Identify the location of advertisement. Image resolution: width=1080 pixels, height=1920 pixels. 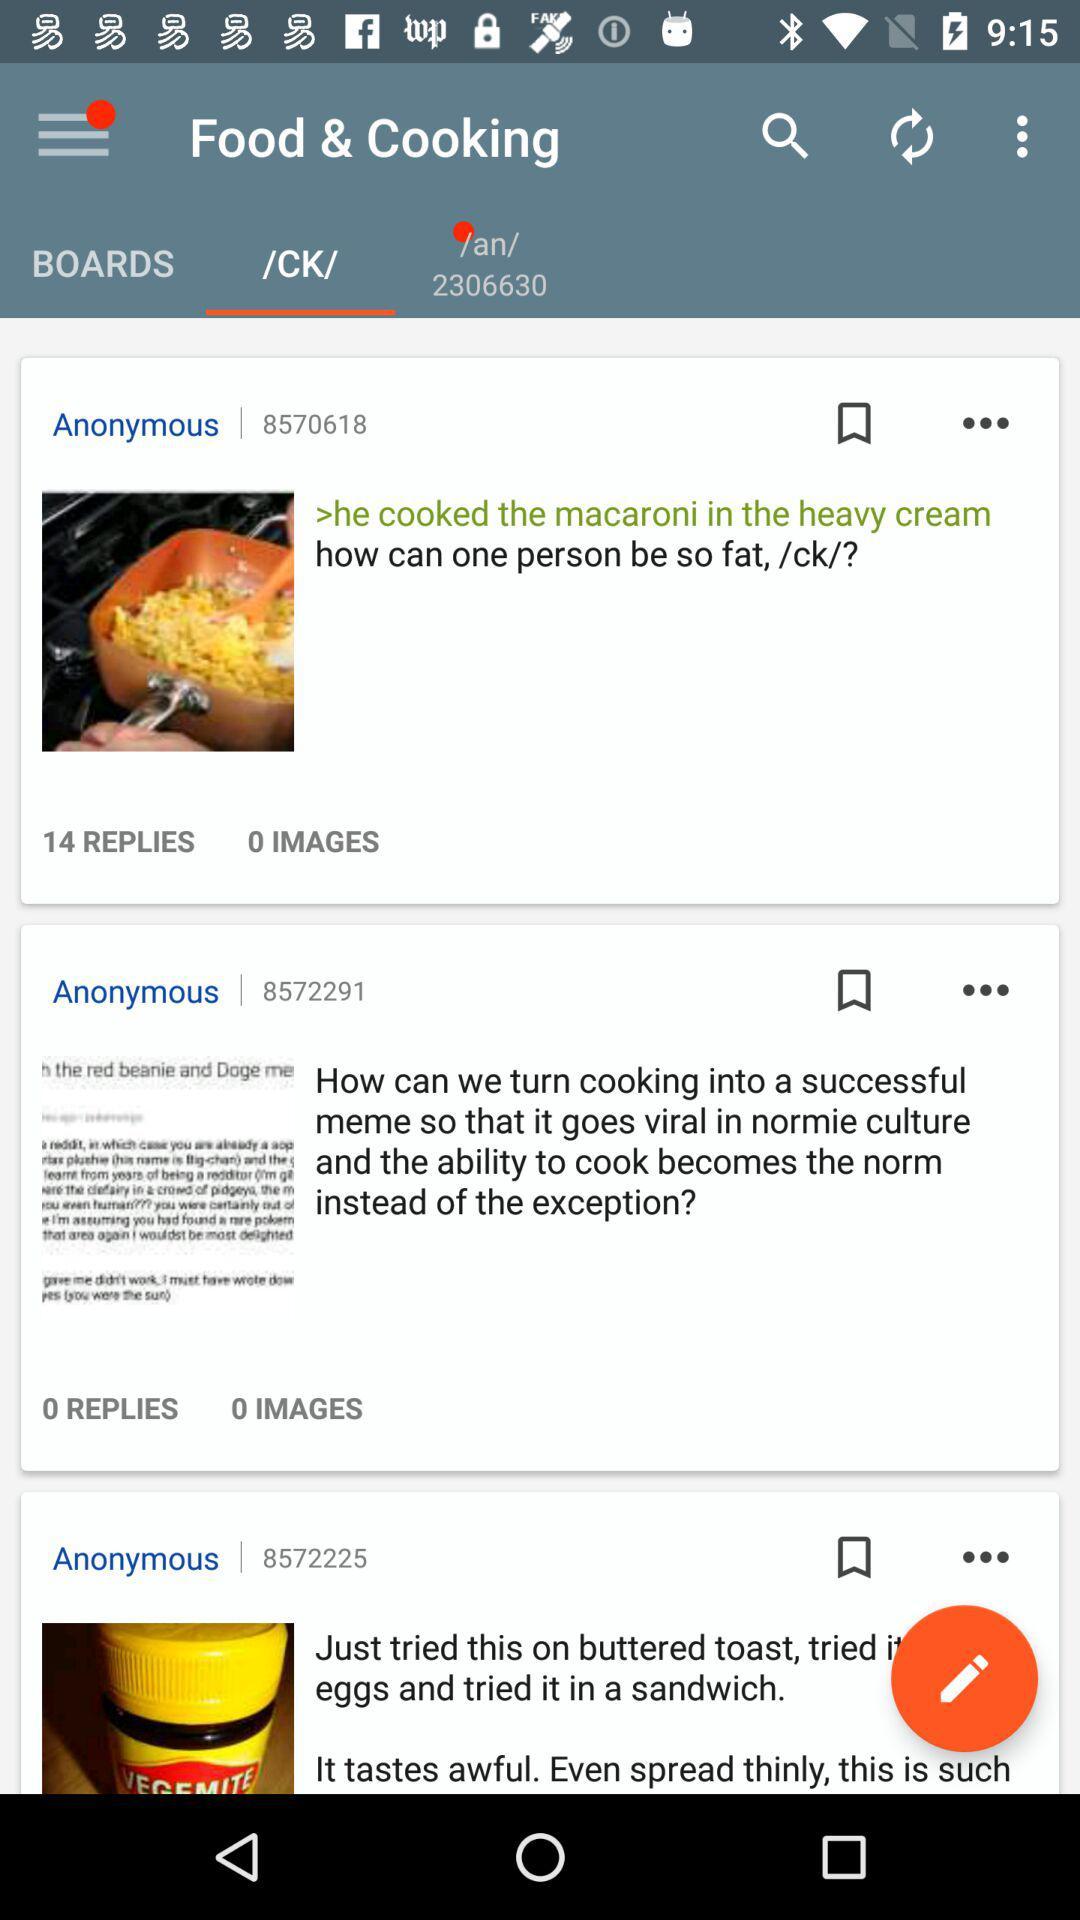
(161, 1187).